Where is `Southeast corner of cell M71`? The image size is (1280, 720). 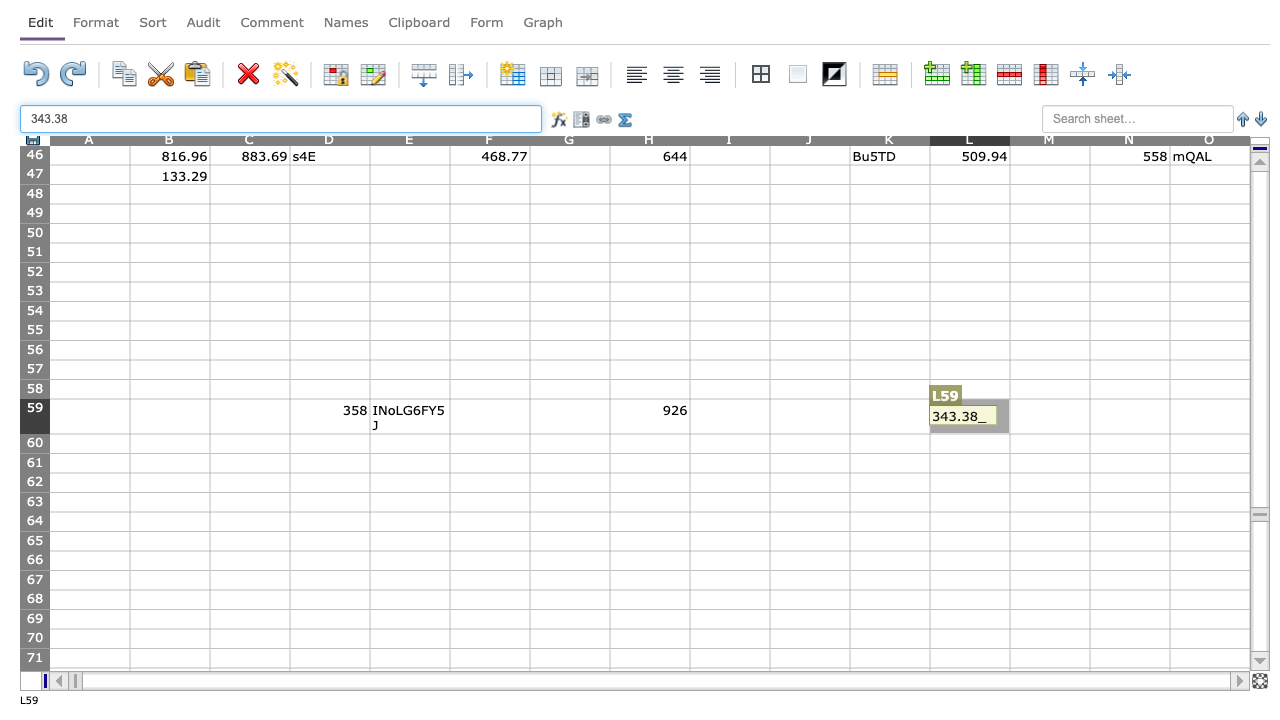 Southeast corner of cell M71 is located at coordinates (1089, 668).